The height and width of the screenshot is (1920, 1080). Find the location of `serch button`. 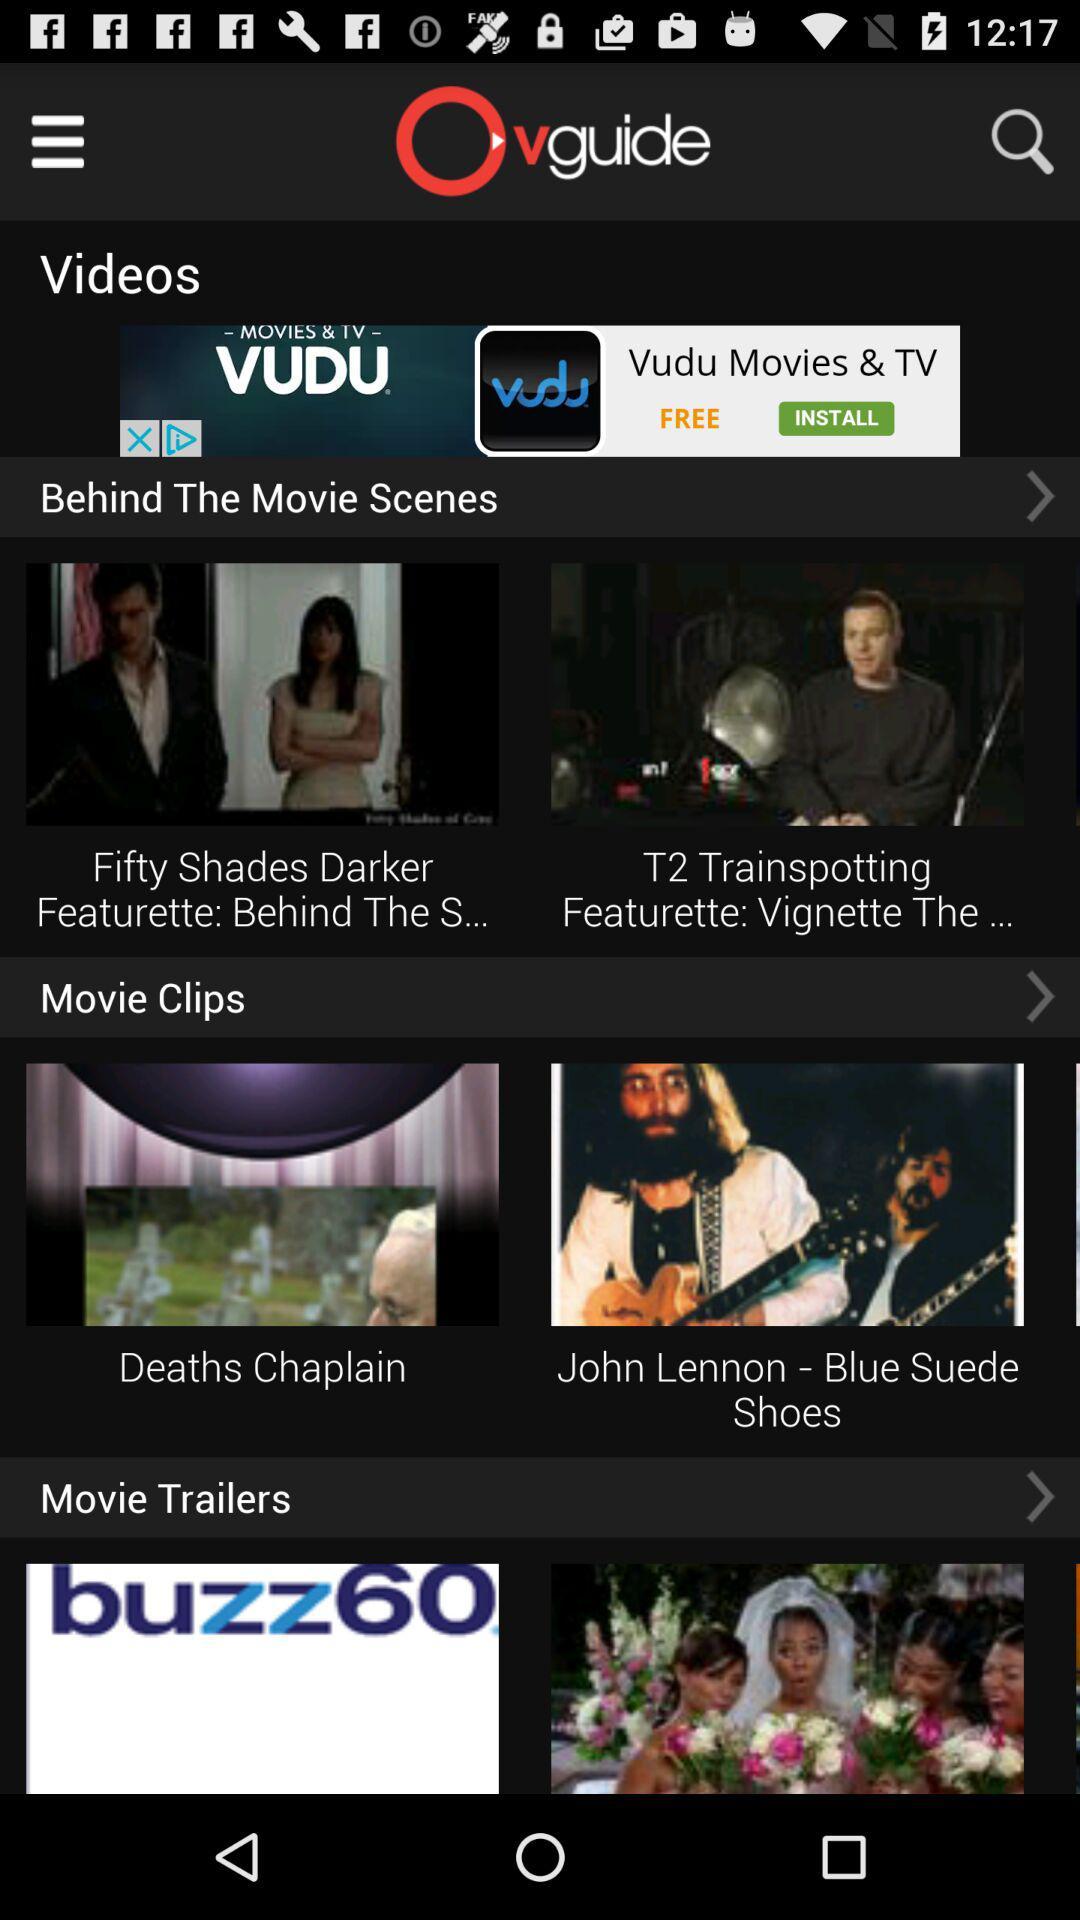

serch button is located at coordinates (1035, 140).